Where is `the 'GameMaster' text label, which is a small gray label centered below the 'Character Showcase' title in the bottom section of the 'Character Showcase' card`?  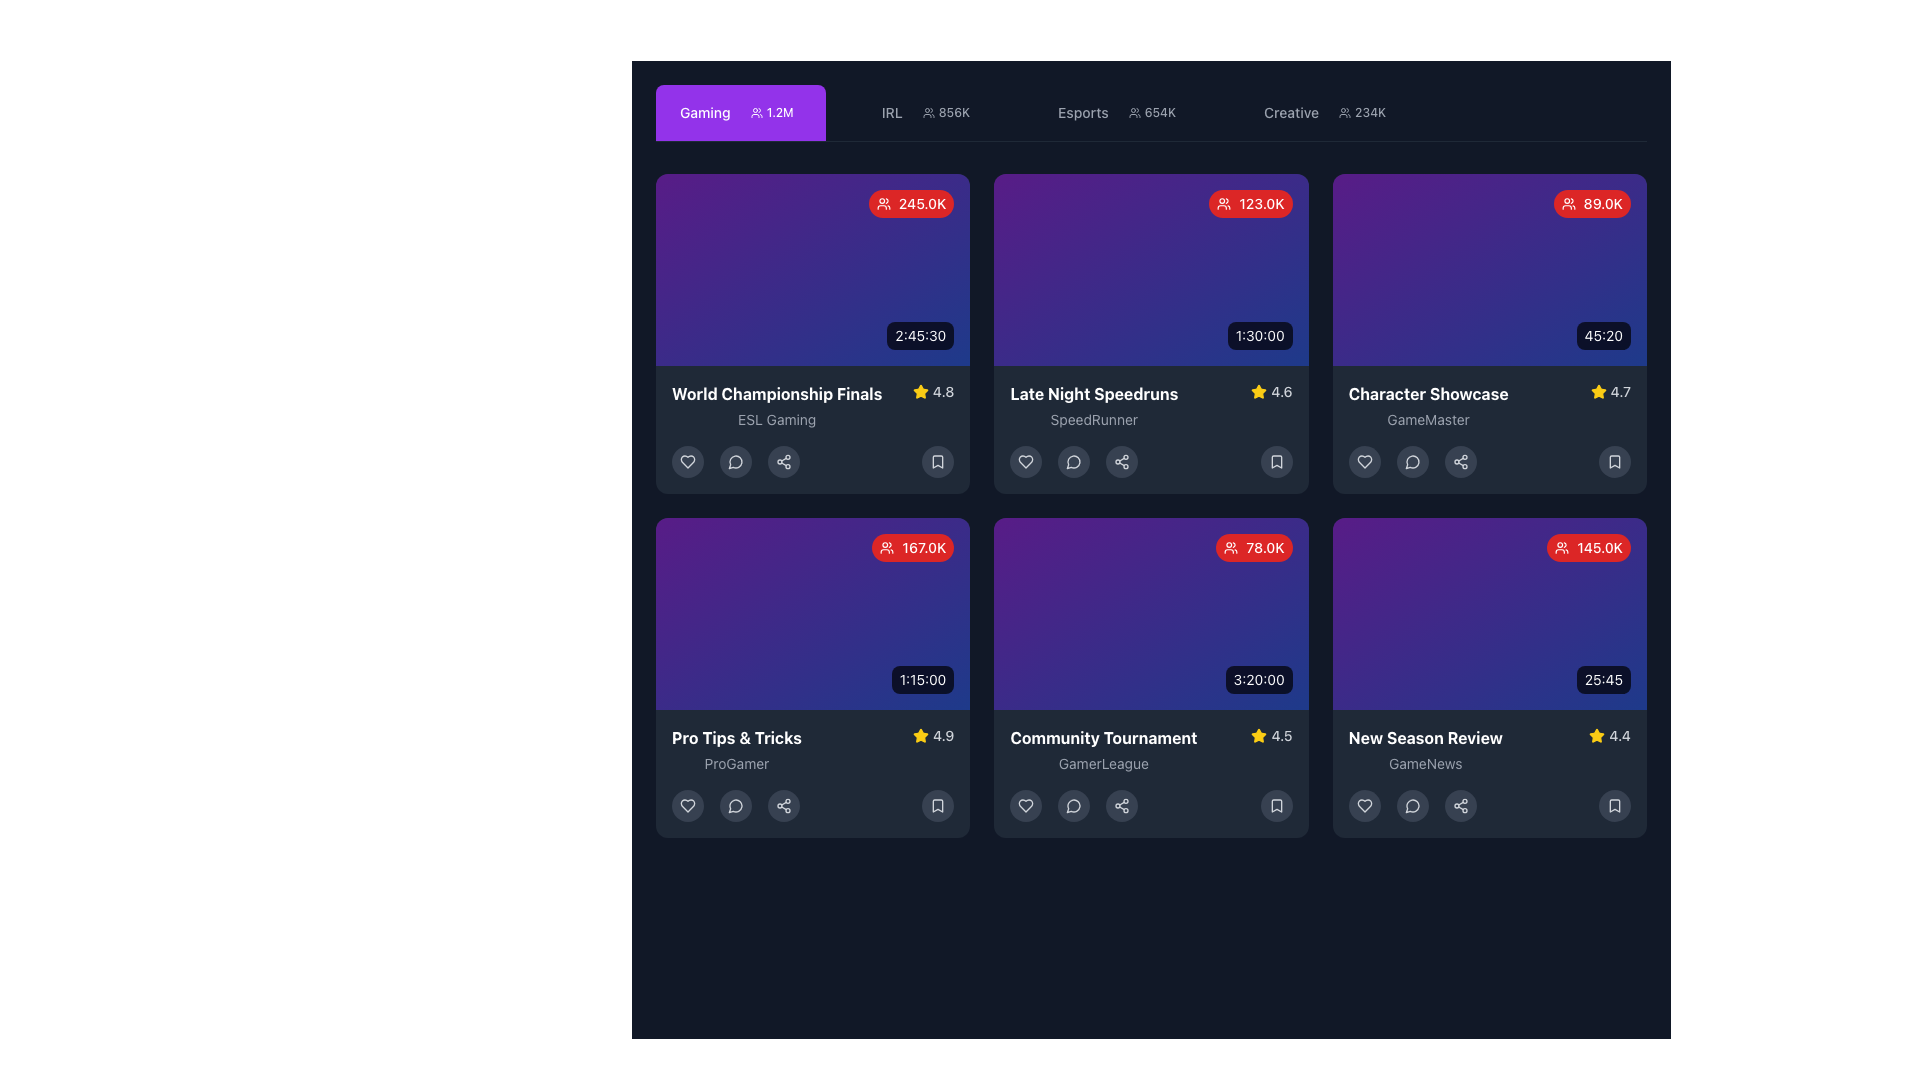 the 'GameMaster' text label, which is a small gray label centered below the 'Character Showcase' title in the bottom section of the 'Character Showcase' card is located at coordinates (1427, 419).